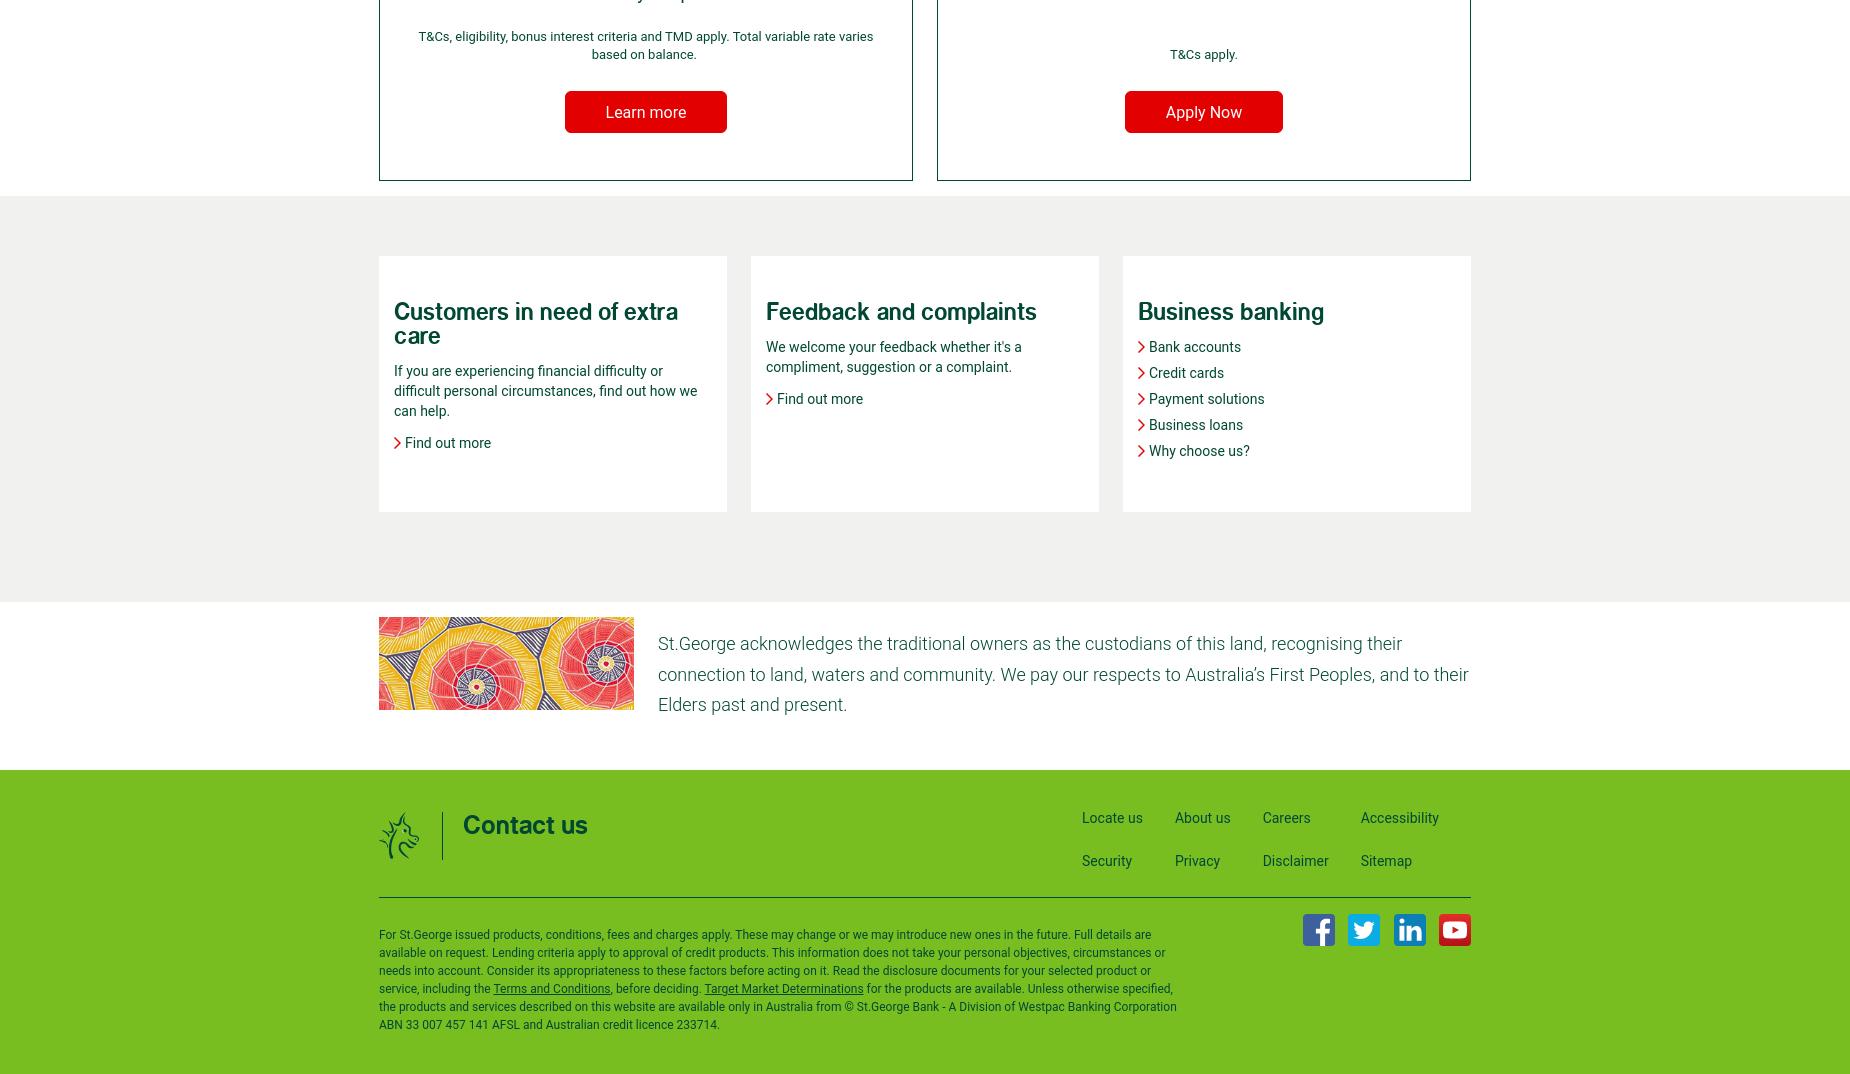 The image size is (1850, 1074). I want to click on 'Security', so click(1106, 860).